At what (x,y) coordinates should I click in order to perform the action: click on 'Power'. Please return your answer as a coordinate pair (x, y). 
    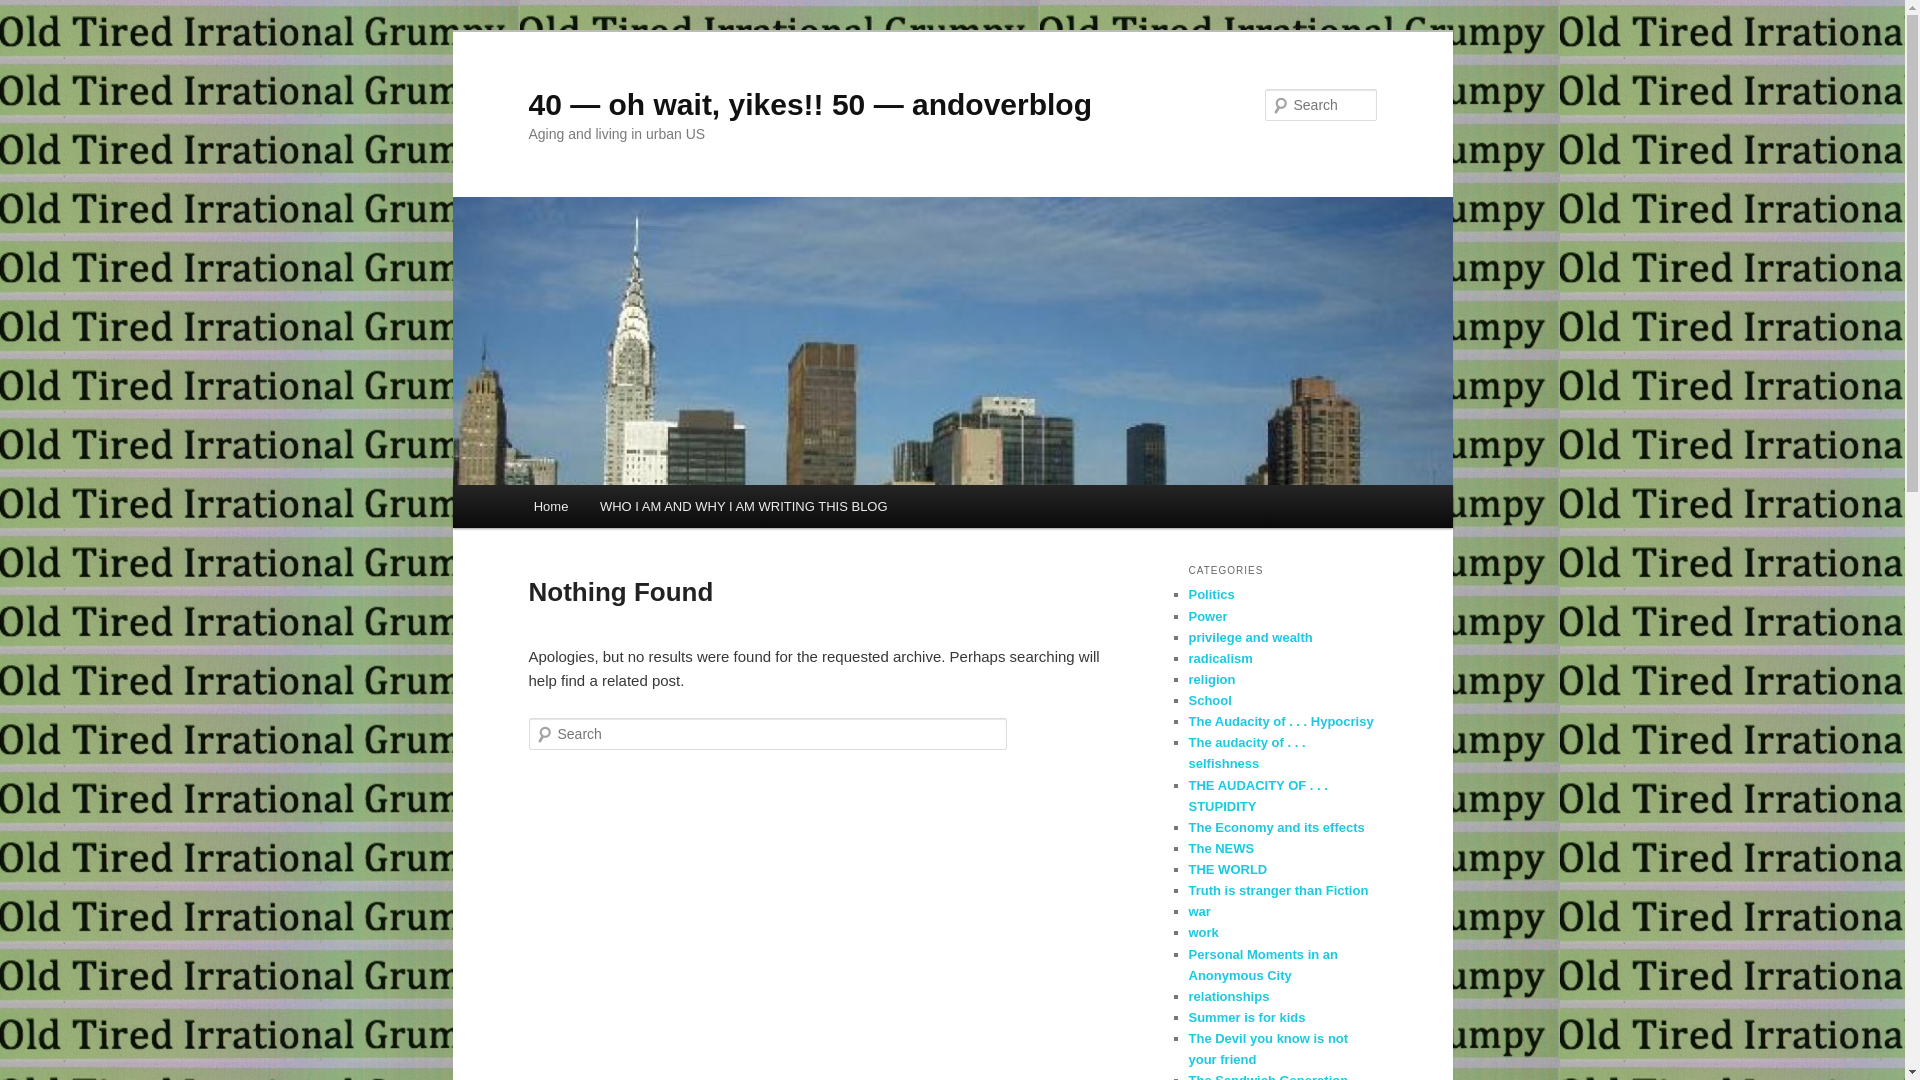
    Looking at the image, I should click on (1188, 615).